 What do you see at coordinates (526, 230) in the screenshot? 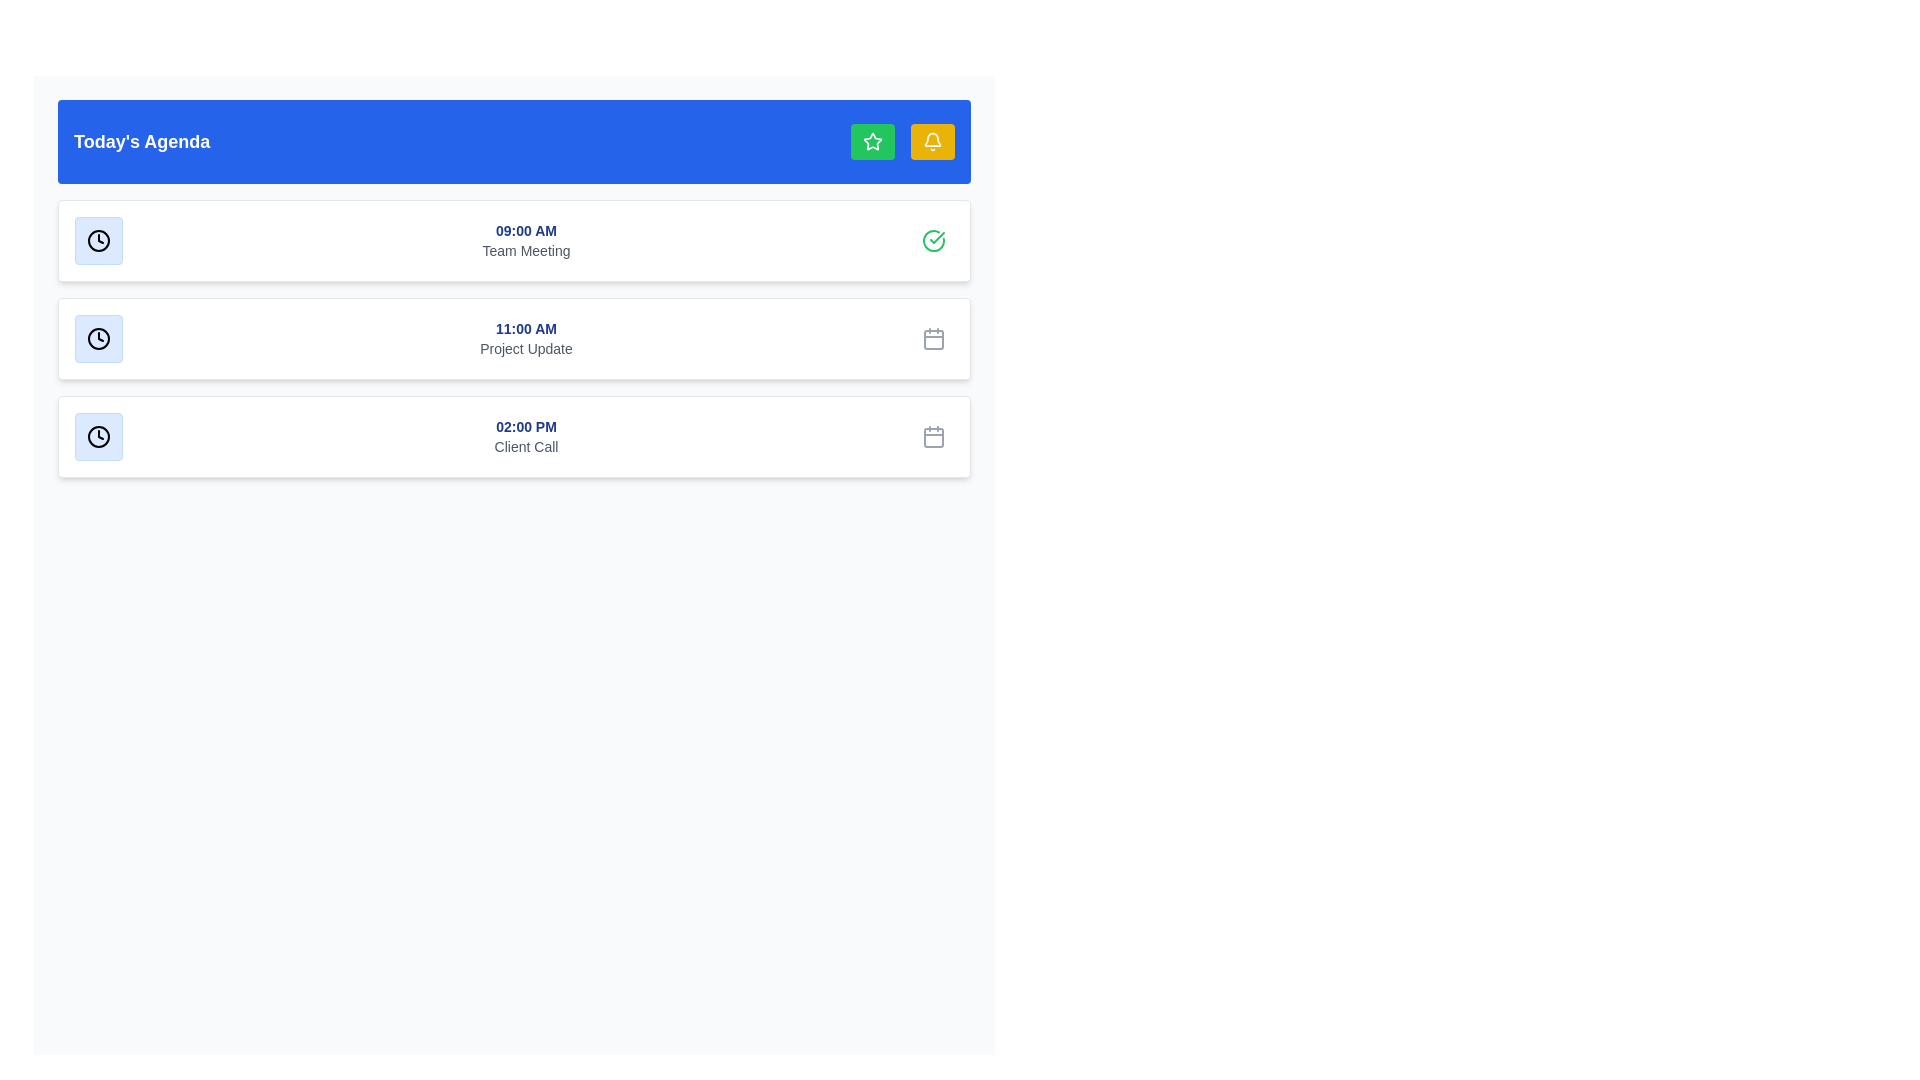
I see `time displayed in the text label showing '09:00 AM', which is styled in bold blue and is positioned above the 'Team Meeting' label in the agenda item block` at bounding box center [526, 230].